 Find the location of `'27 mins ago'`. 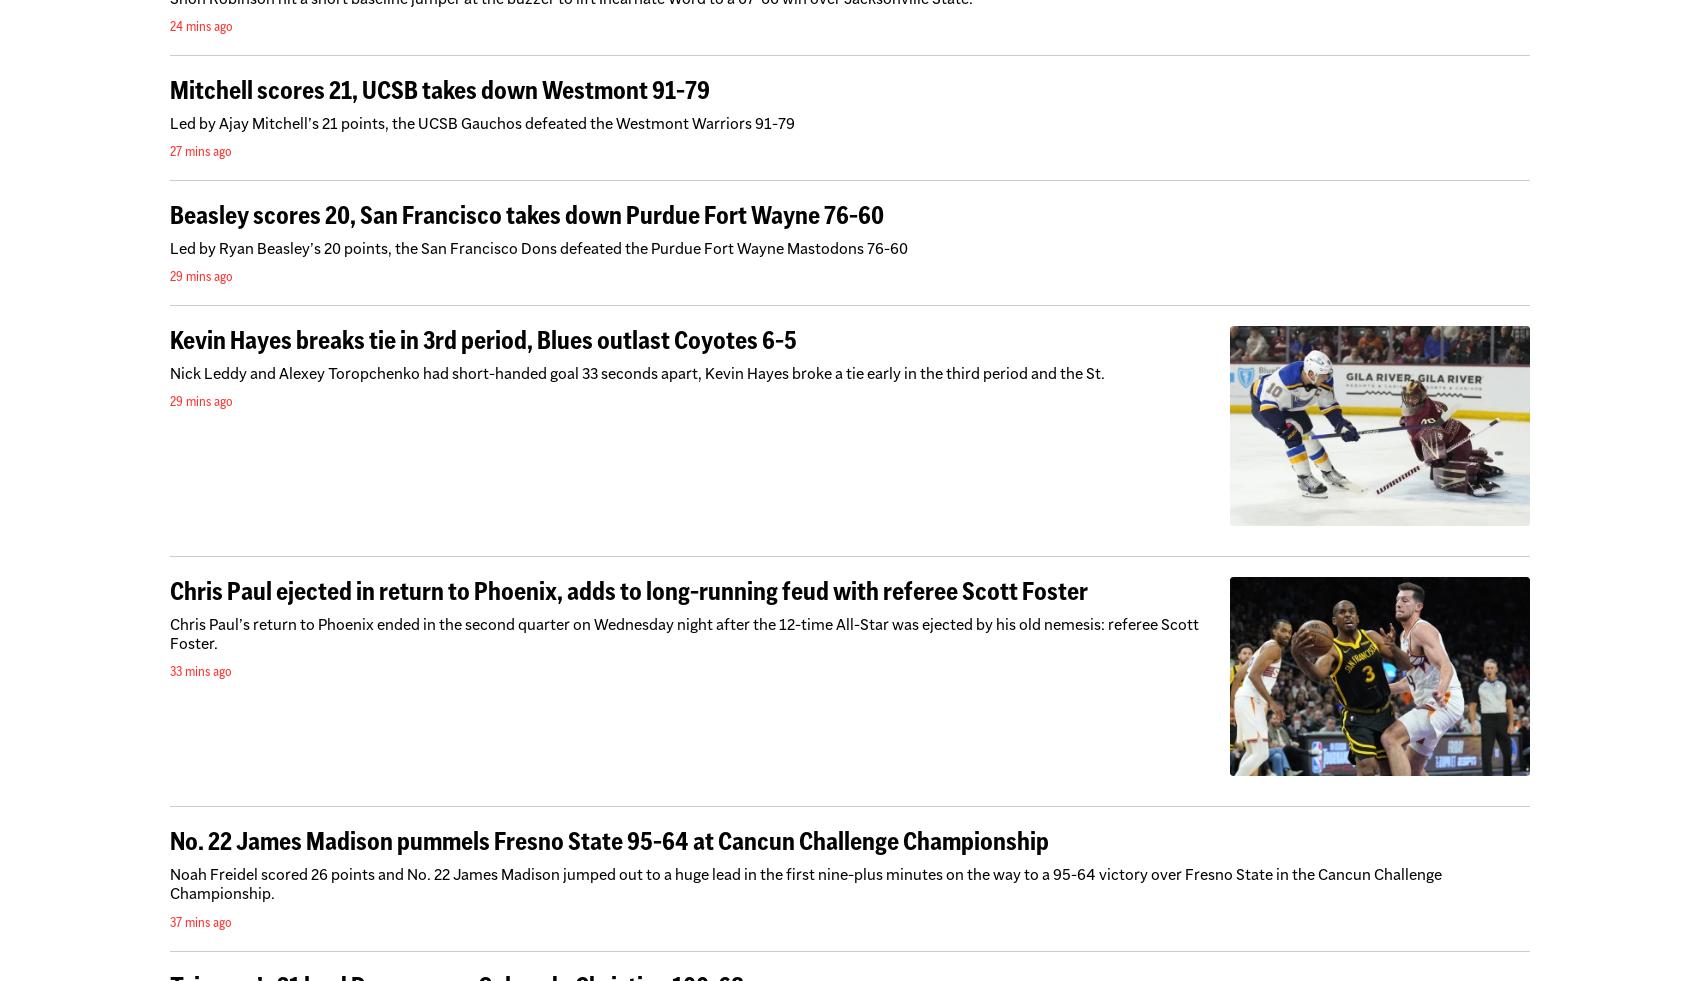

'27 mins ago' is located at coordinates (199, 148).